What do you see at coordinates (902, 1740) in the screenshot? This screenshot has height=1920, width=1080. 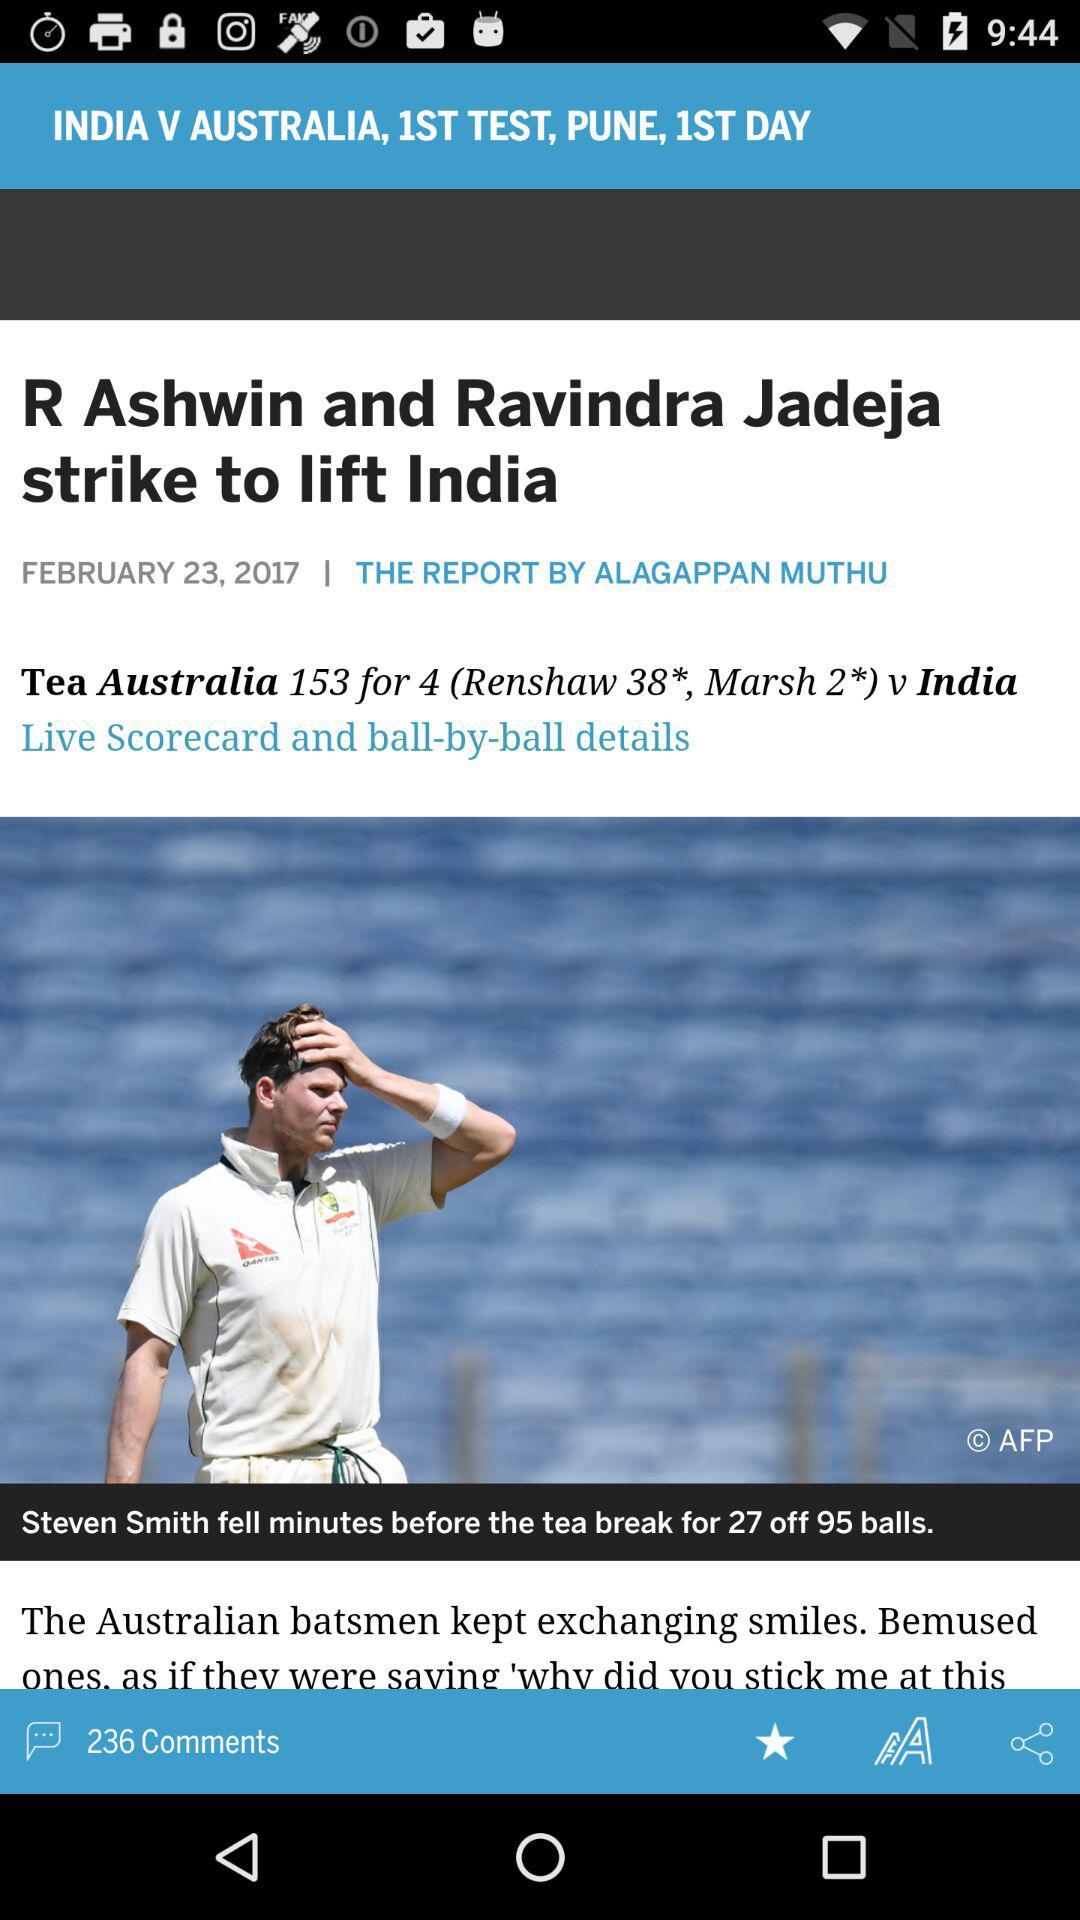 I see `change text size` at bounding box center [902, 1740].